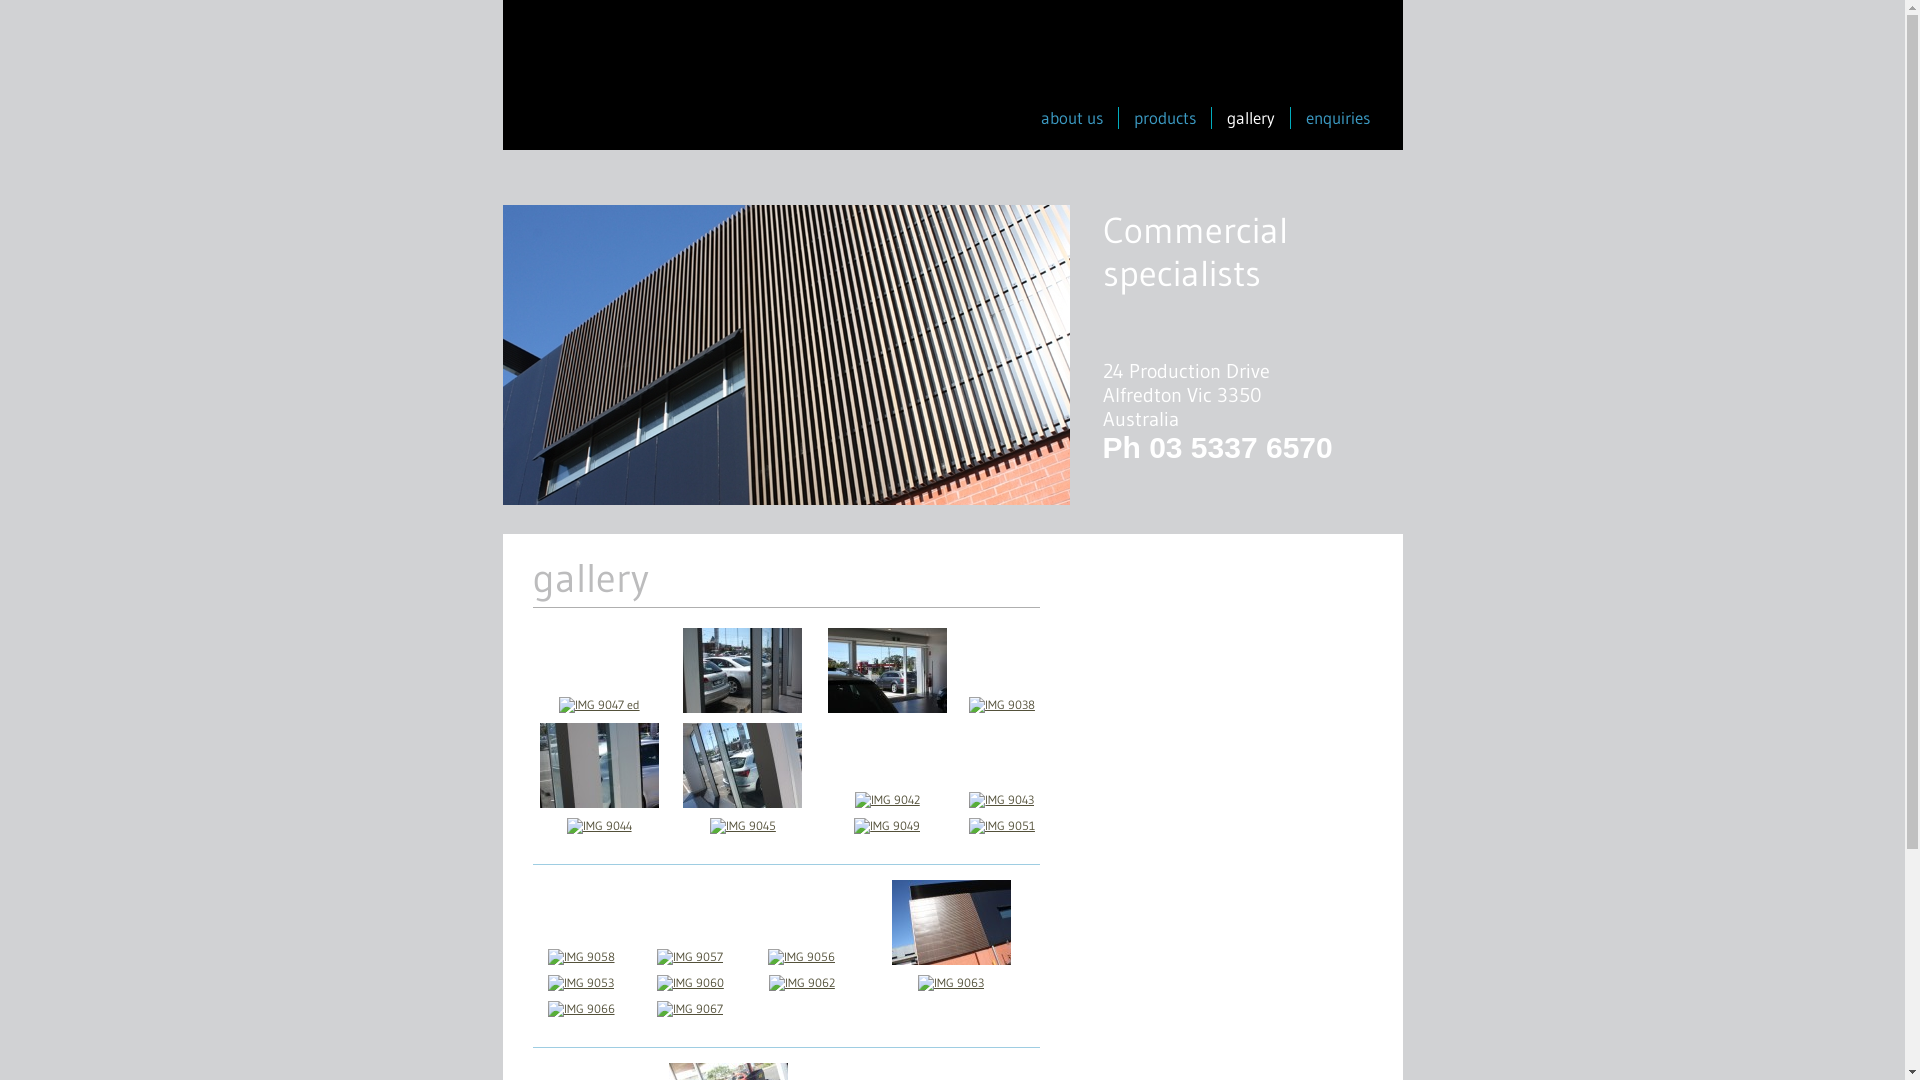 The width and height of the screenshot is (1920, 1080). Describe the element at coordinates (1002, 826) in the screenshot. I see `'IMG 9051'` at that location.